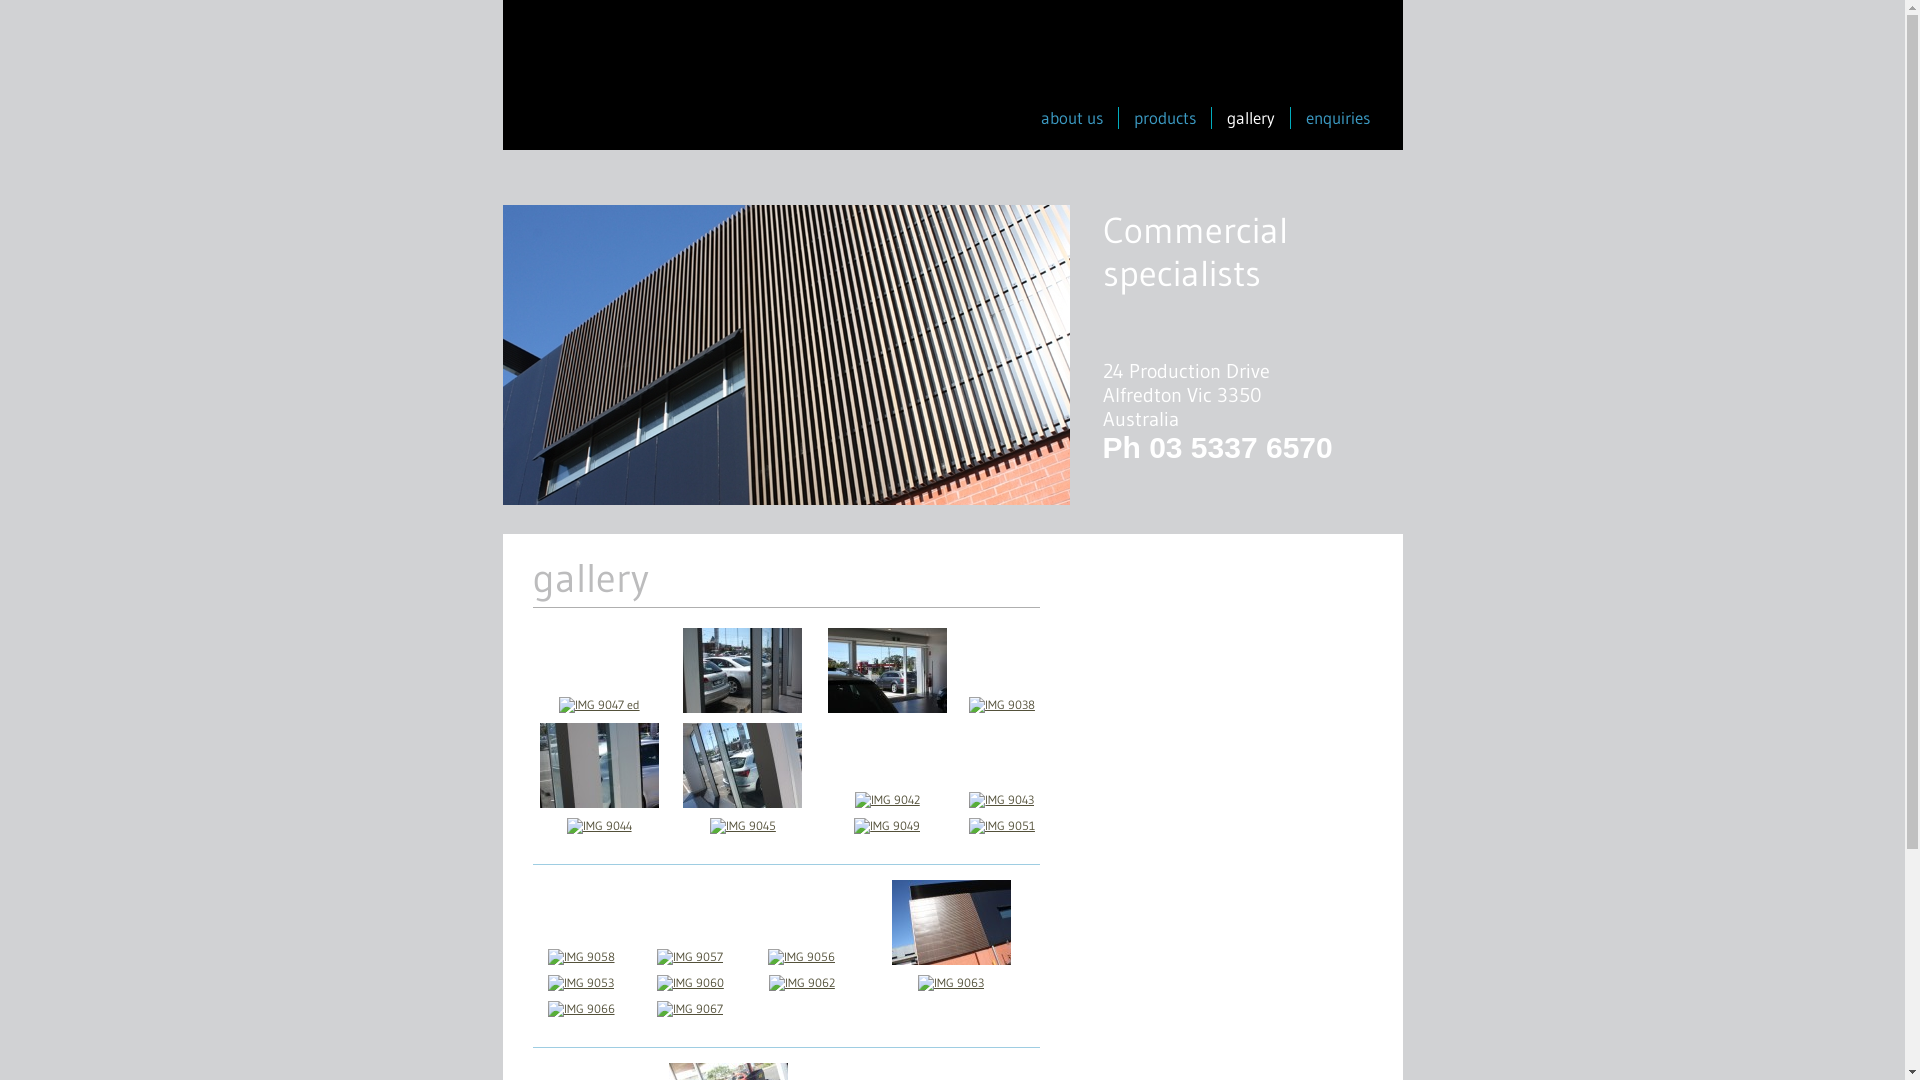 The width and height of the screenshot is (1920, 1080). Describe the element at coordinates (1002, 826) in the screenshot. I see `'IMG 9051'` at that location.